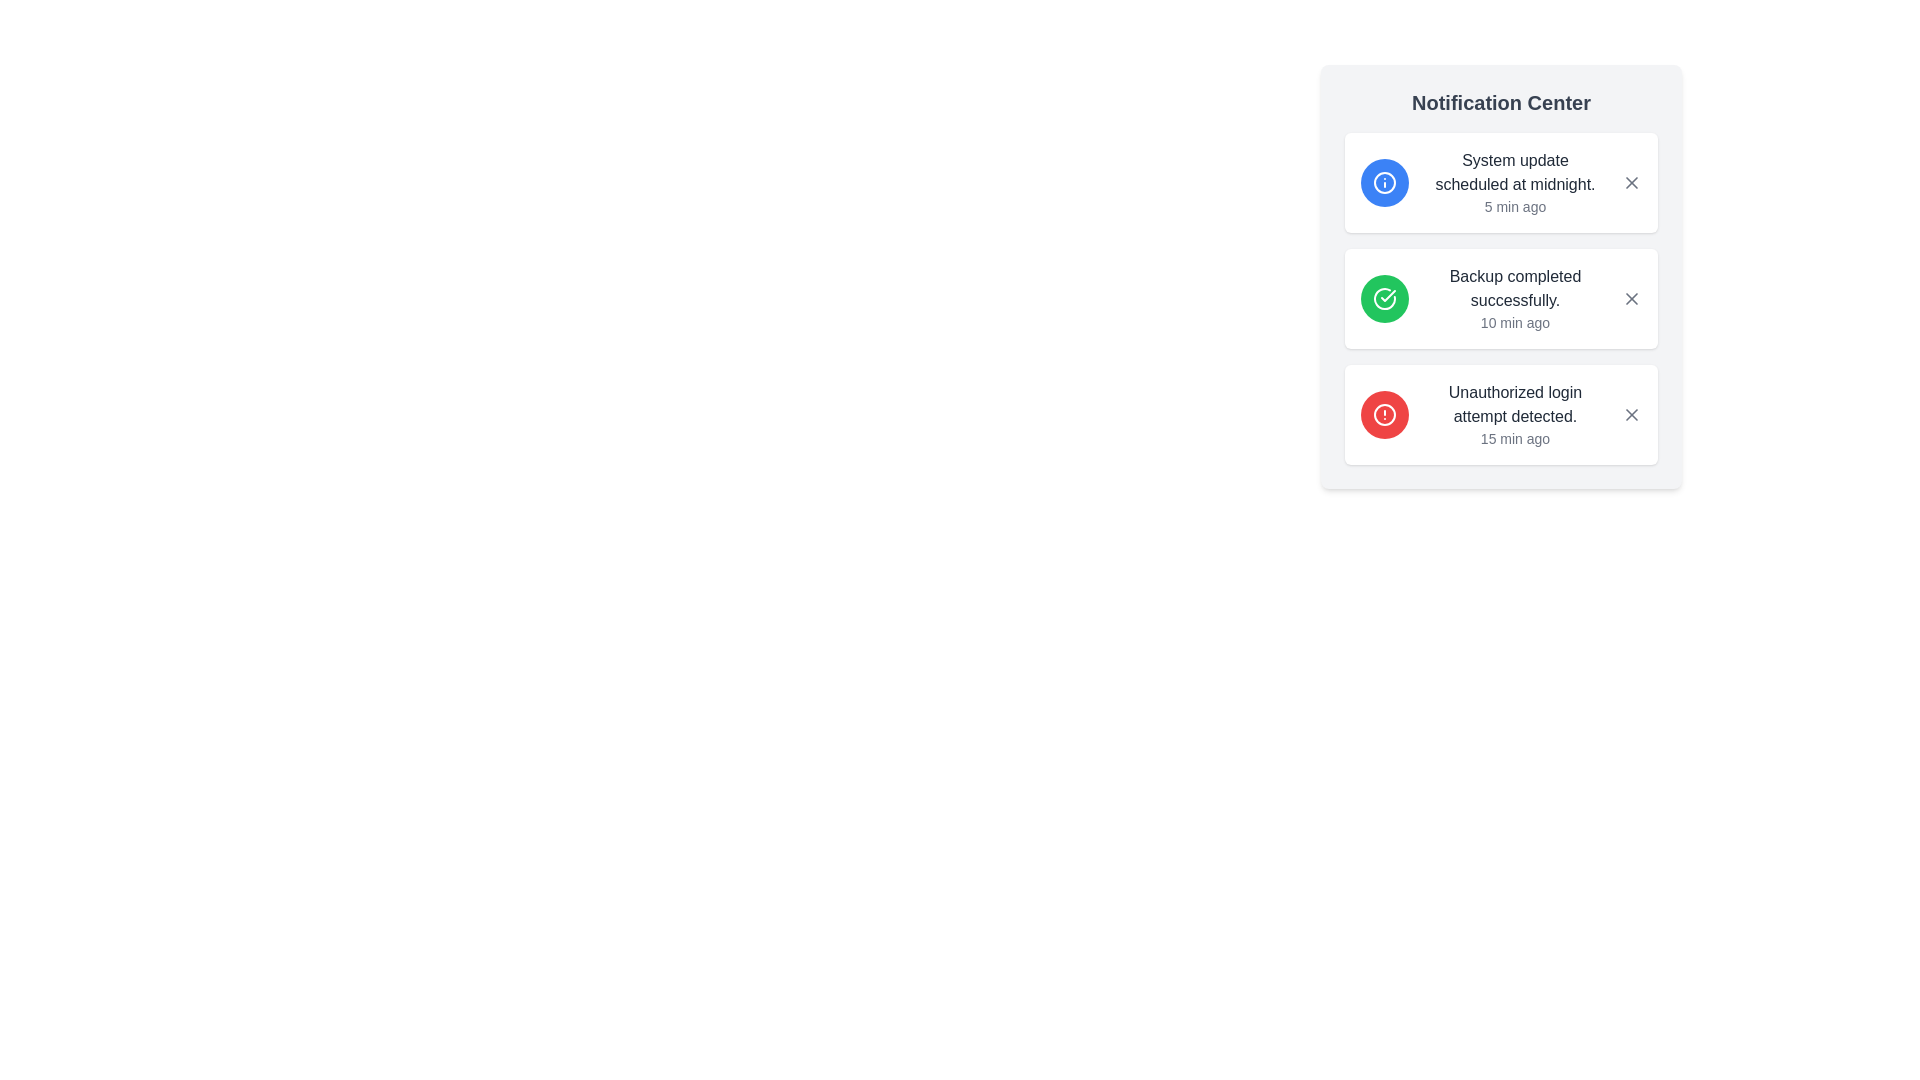 This screenshot has height=1080, width=1920. What do you see at coordinates (1501, 103) in the screenshot?
I see `static text heading 'Notification Center', which is bold, extra-large, and dark gray, located at the top of the notification panel` at bounding box center [1501, 103].